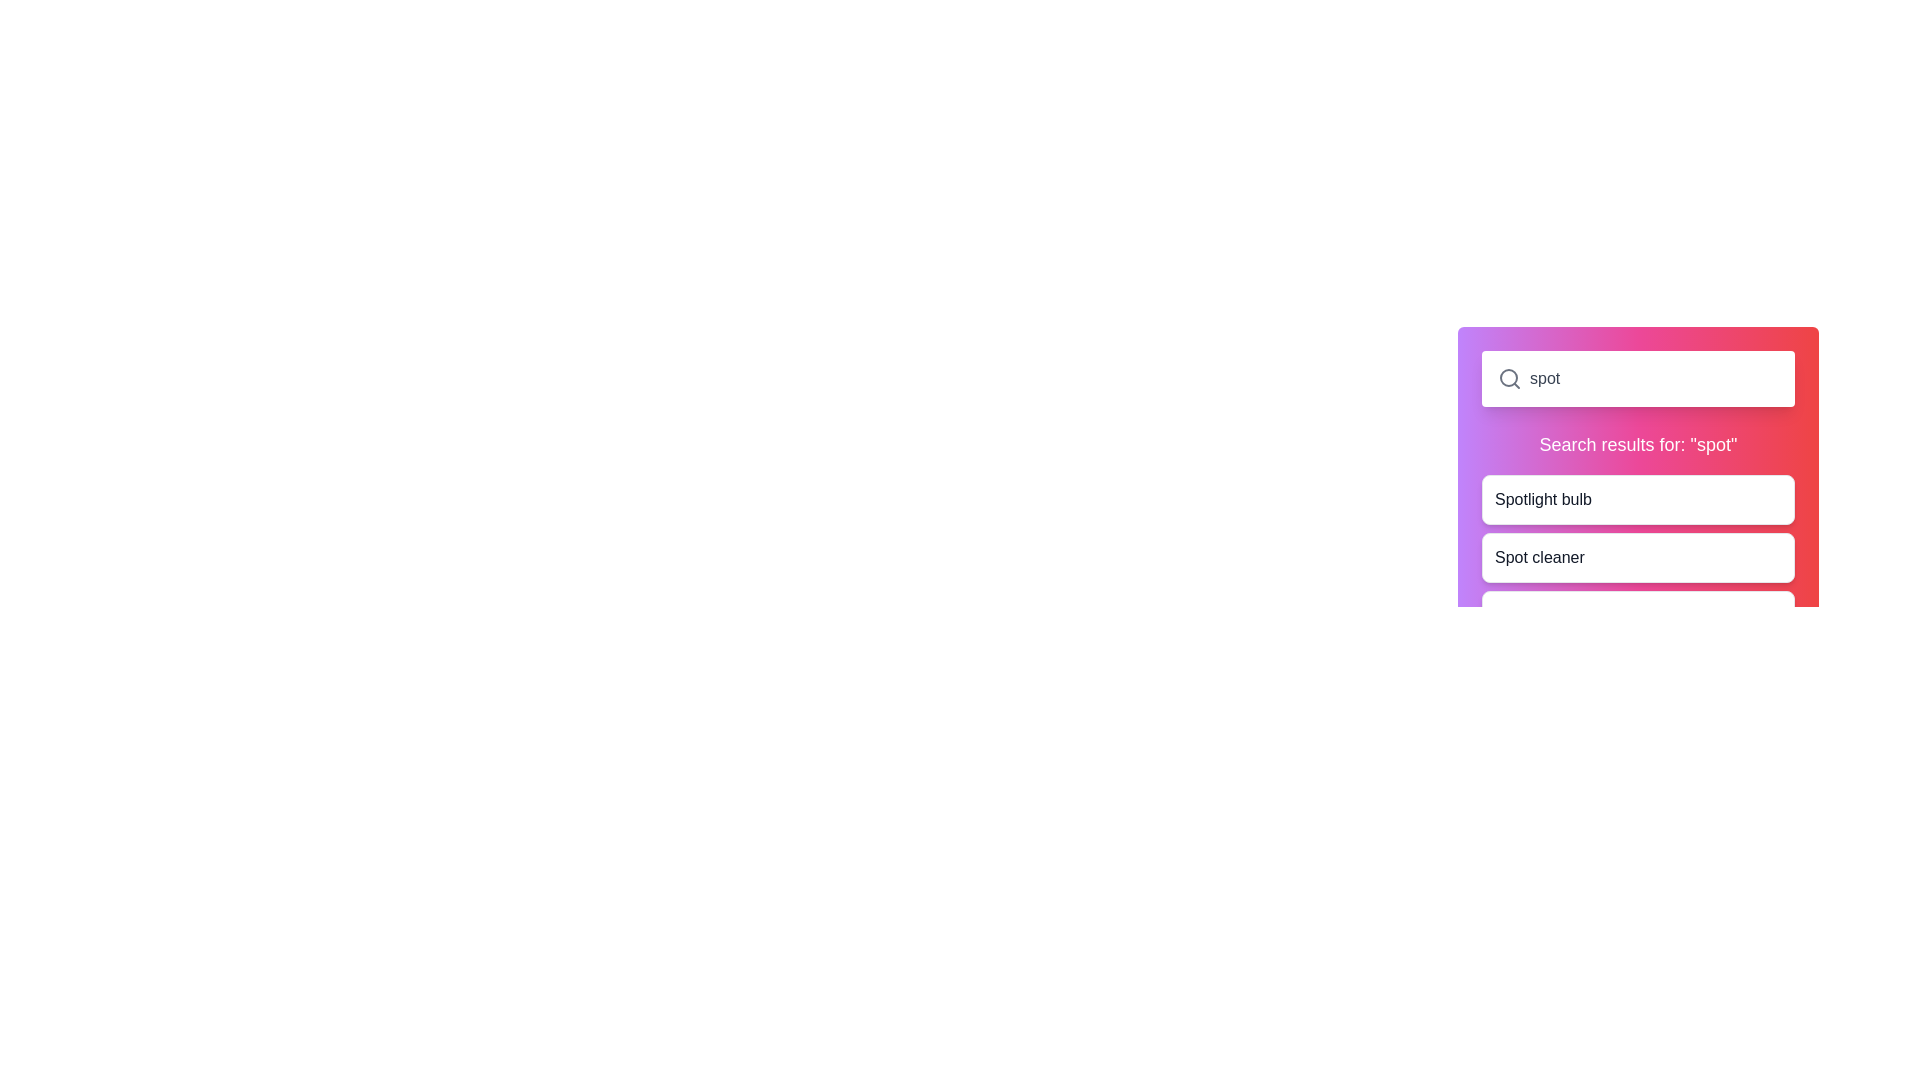 Image resolution: width=1920 pixels, height=1080 pixels. Describe the element at coordinates (1638, 558) in the screenshot. I see `the selectable list item labeled 'Spot cleaner'` at that location.